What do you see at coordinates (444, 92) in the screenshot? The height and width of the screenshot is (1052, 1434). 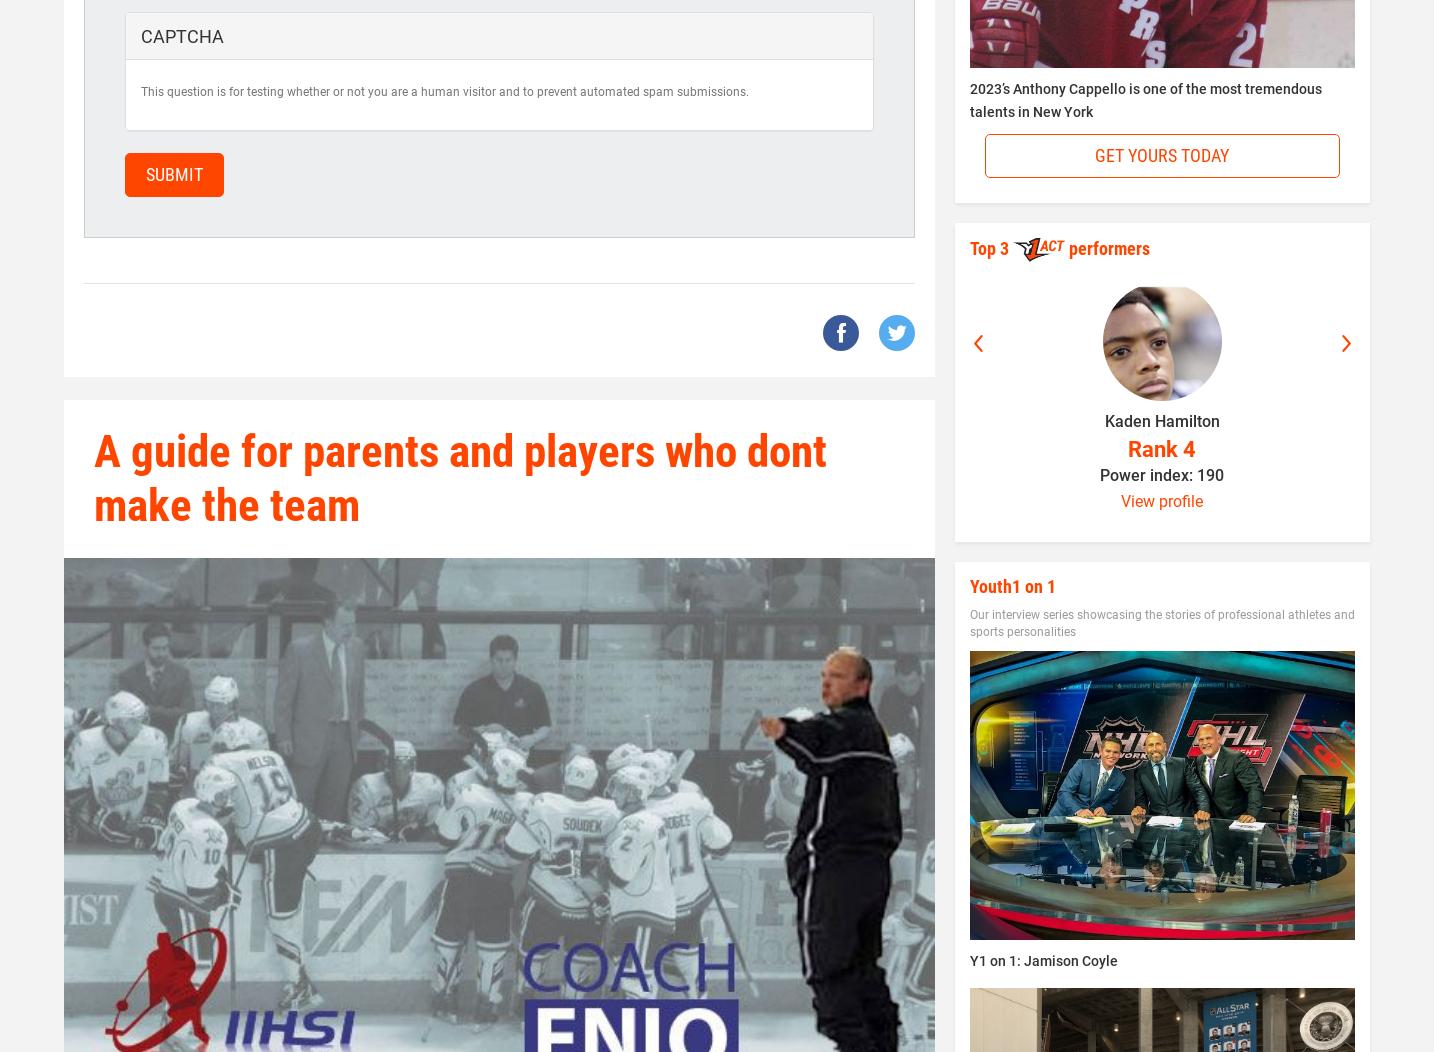 I see `'This question is for testing whether or not you are a human visitor and to prevent automated spam submissions.'` at bounding box center [444, 92].